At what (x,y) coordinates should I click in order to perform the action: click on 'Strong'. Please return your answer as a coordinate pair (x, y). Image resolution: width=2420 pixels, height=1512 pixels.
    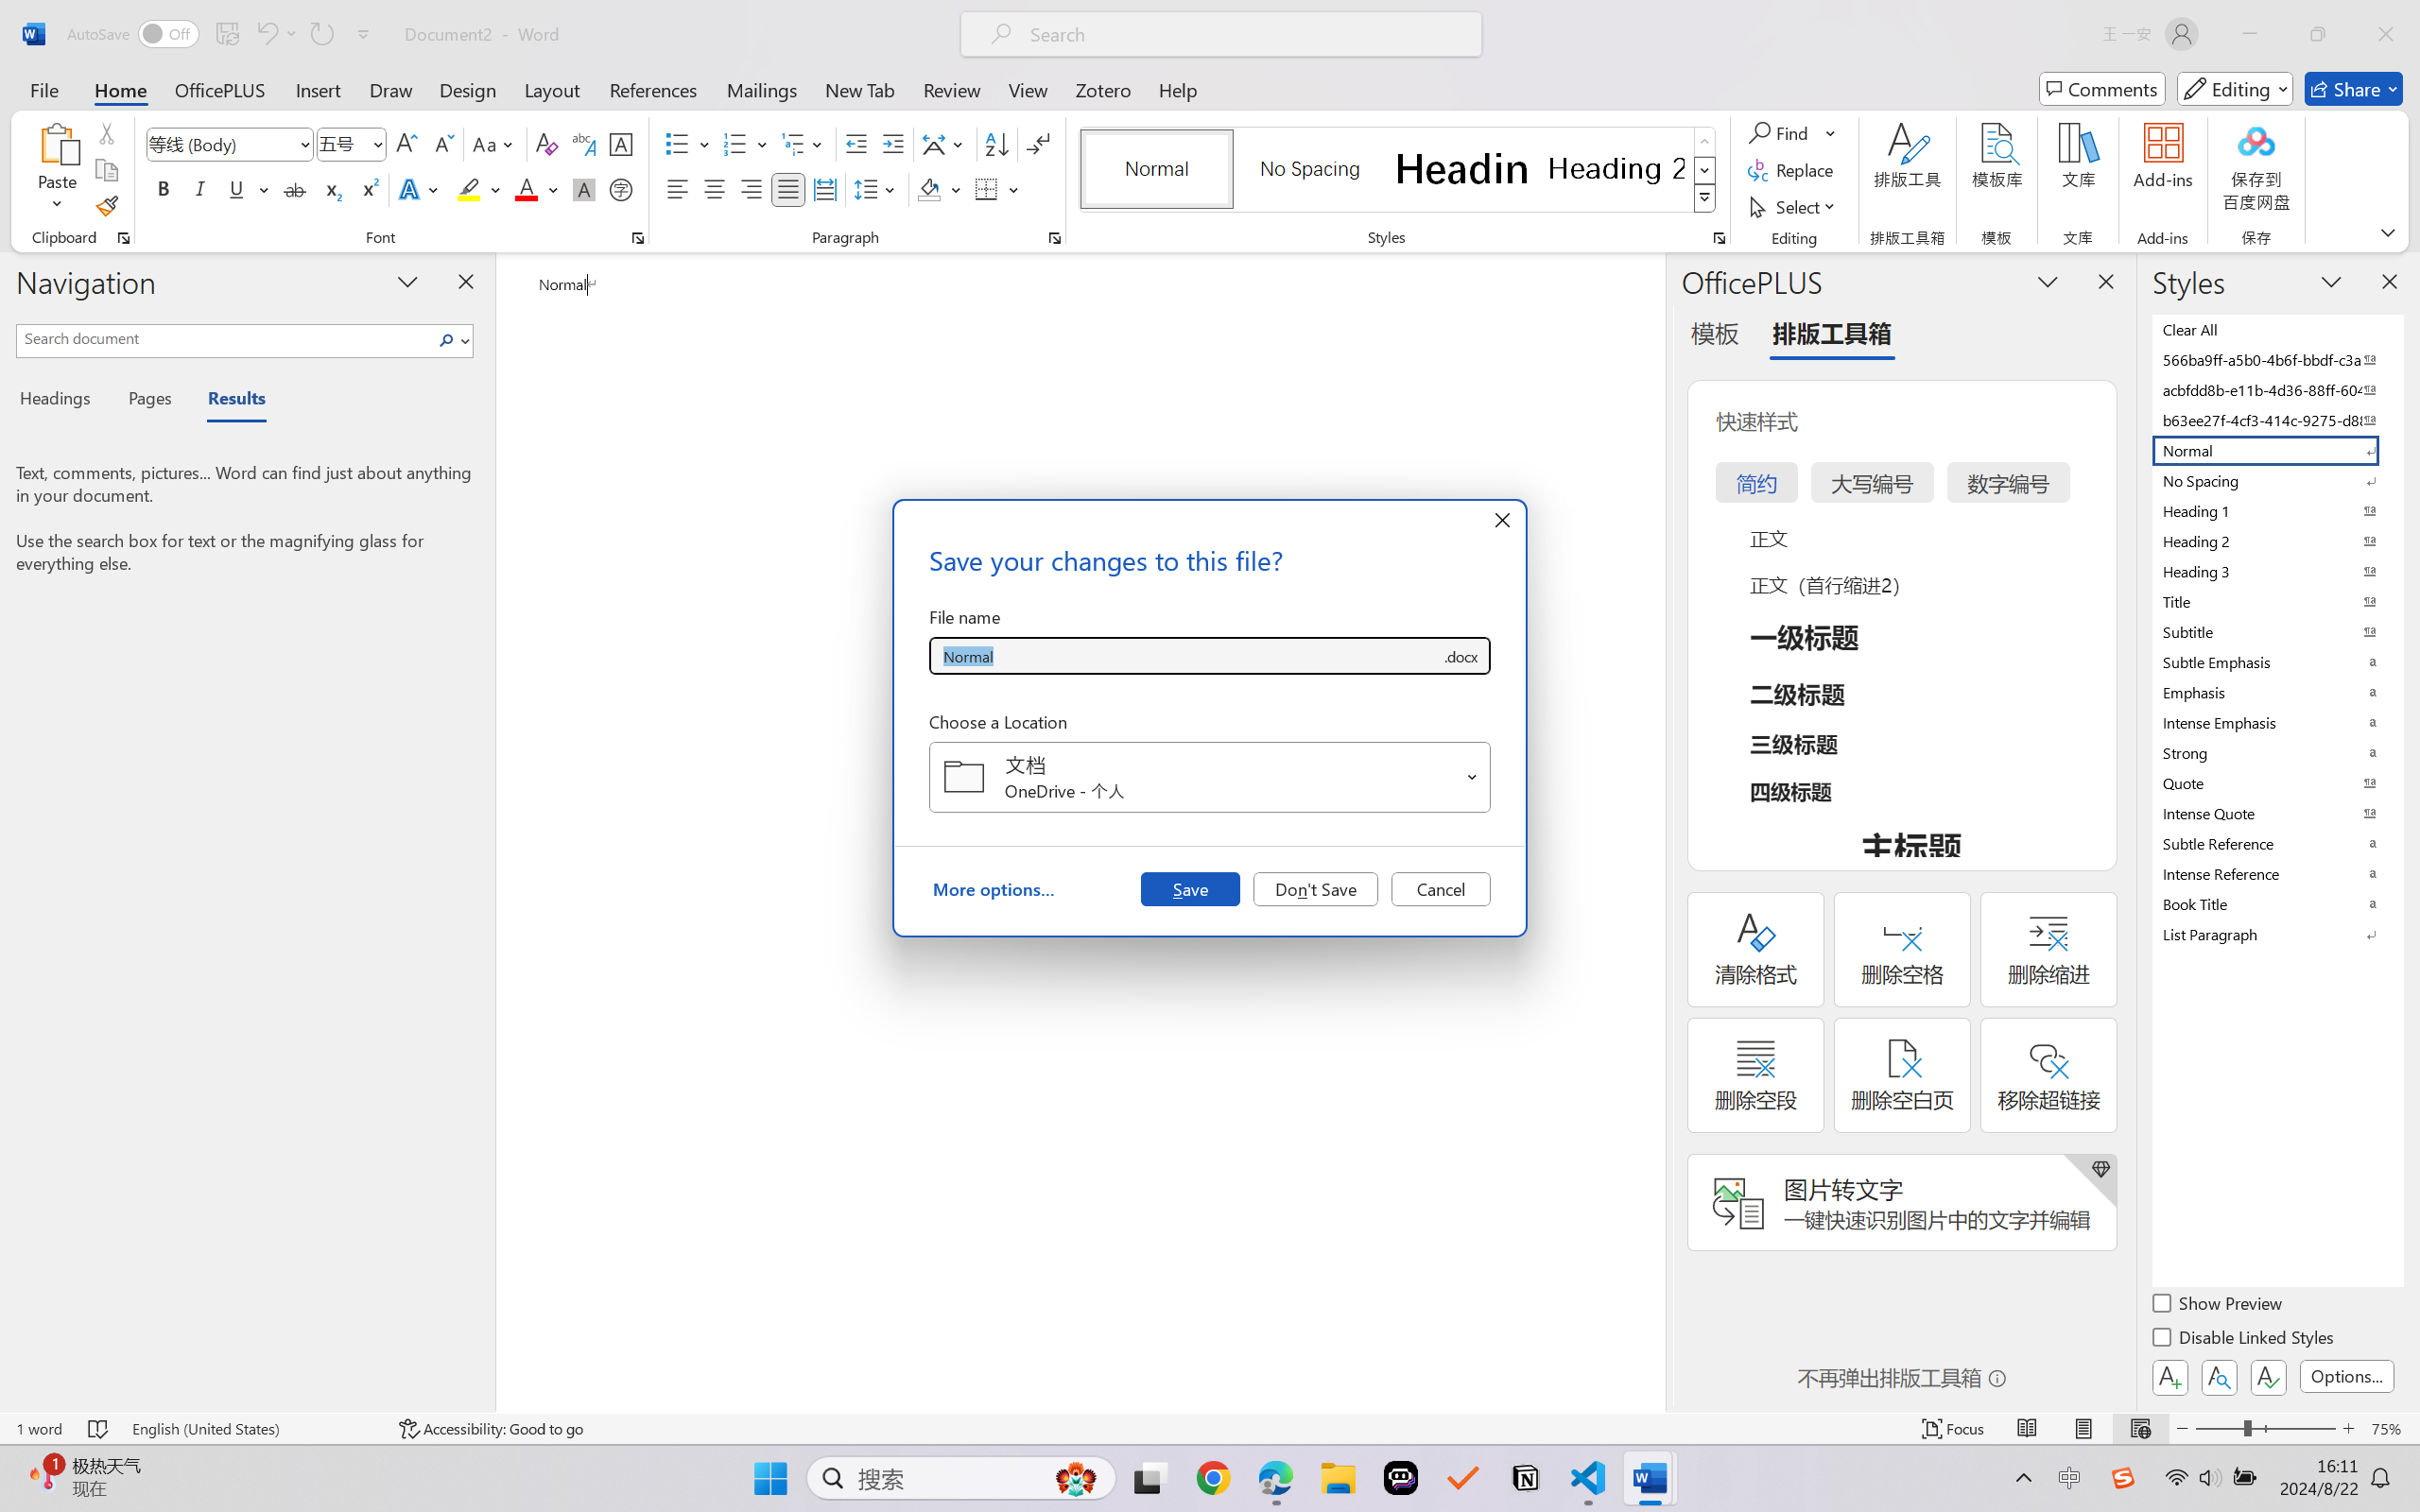
    Looking at the image, I should click on (2275, 752).